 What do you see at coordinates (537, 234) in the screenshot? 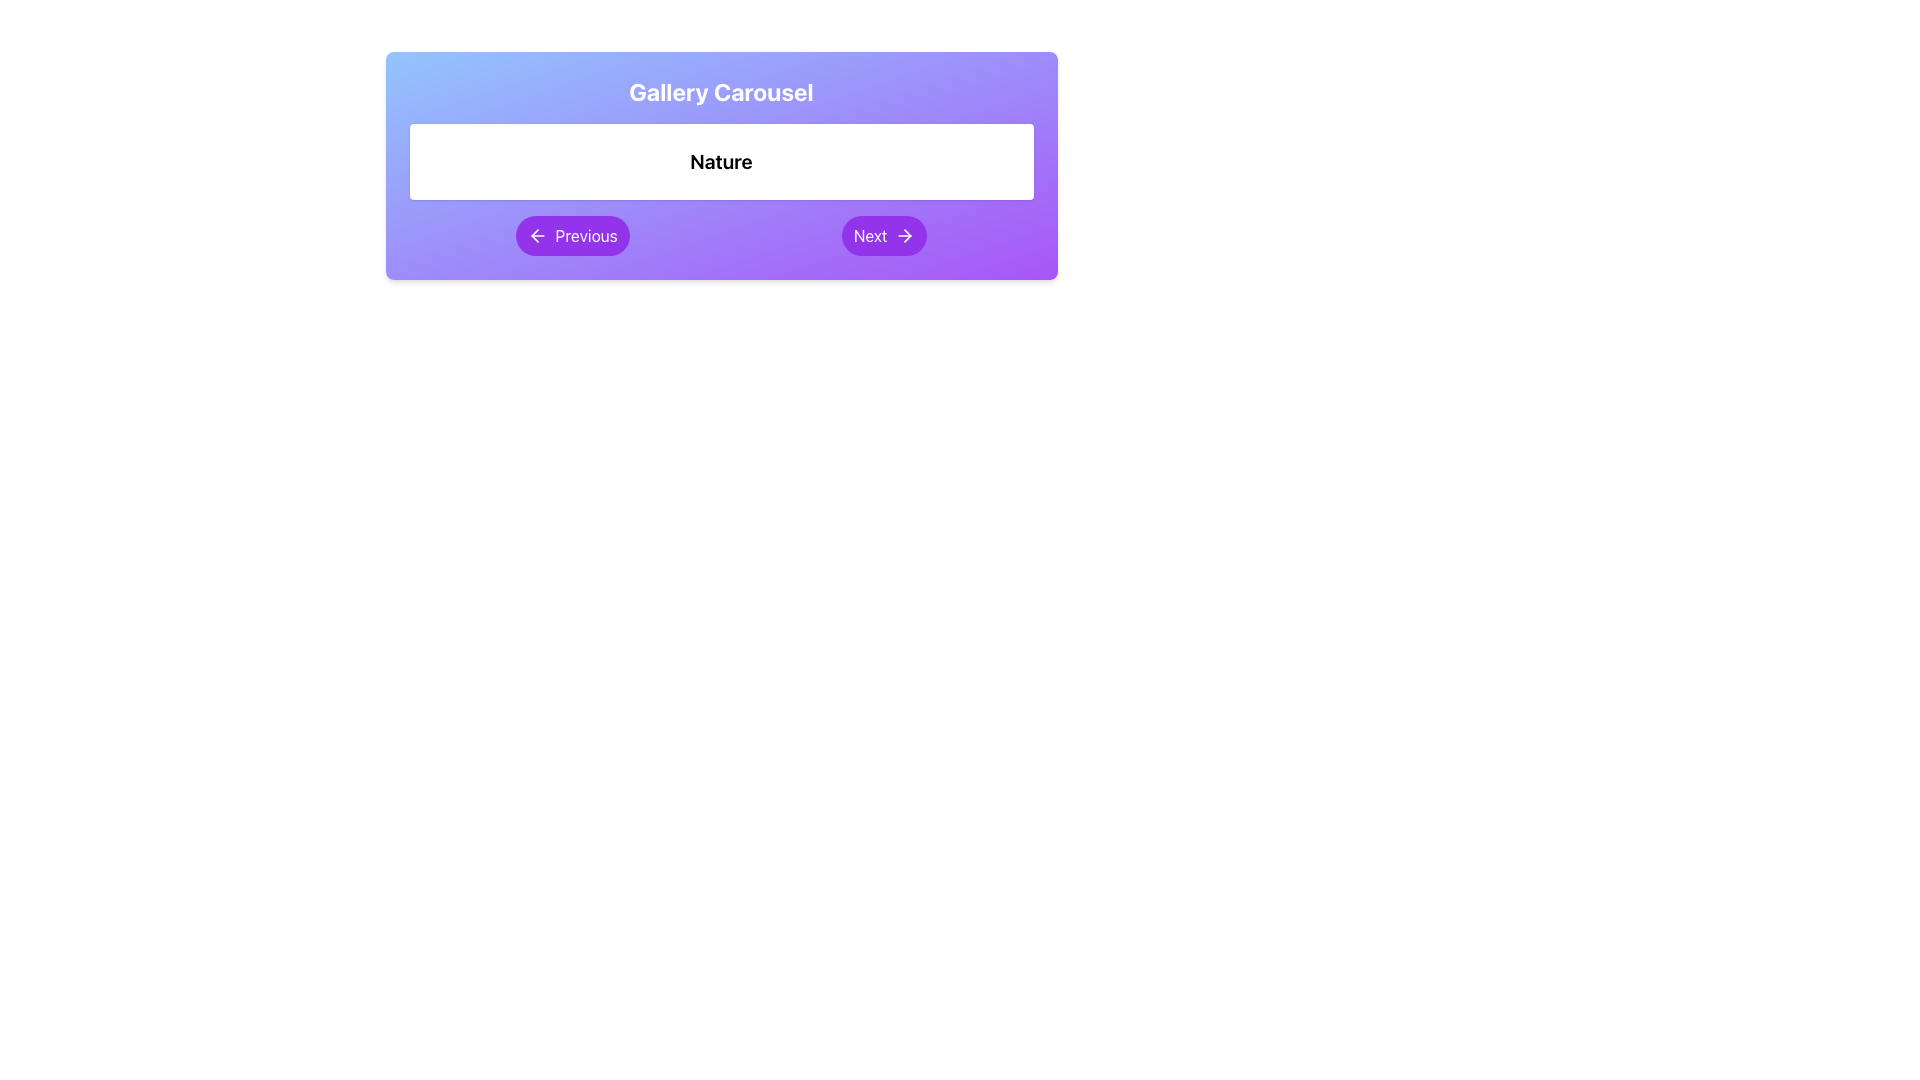
I see `the navigational icon within the purple 'Previous' button located under the 'Nature' section` at bounding box center [537, 234].